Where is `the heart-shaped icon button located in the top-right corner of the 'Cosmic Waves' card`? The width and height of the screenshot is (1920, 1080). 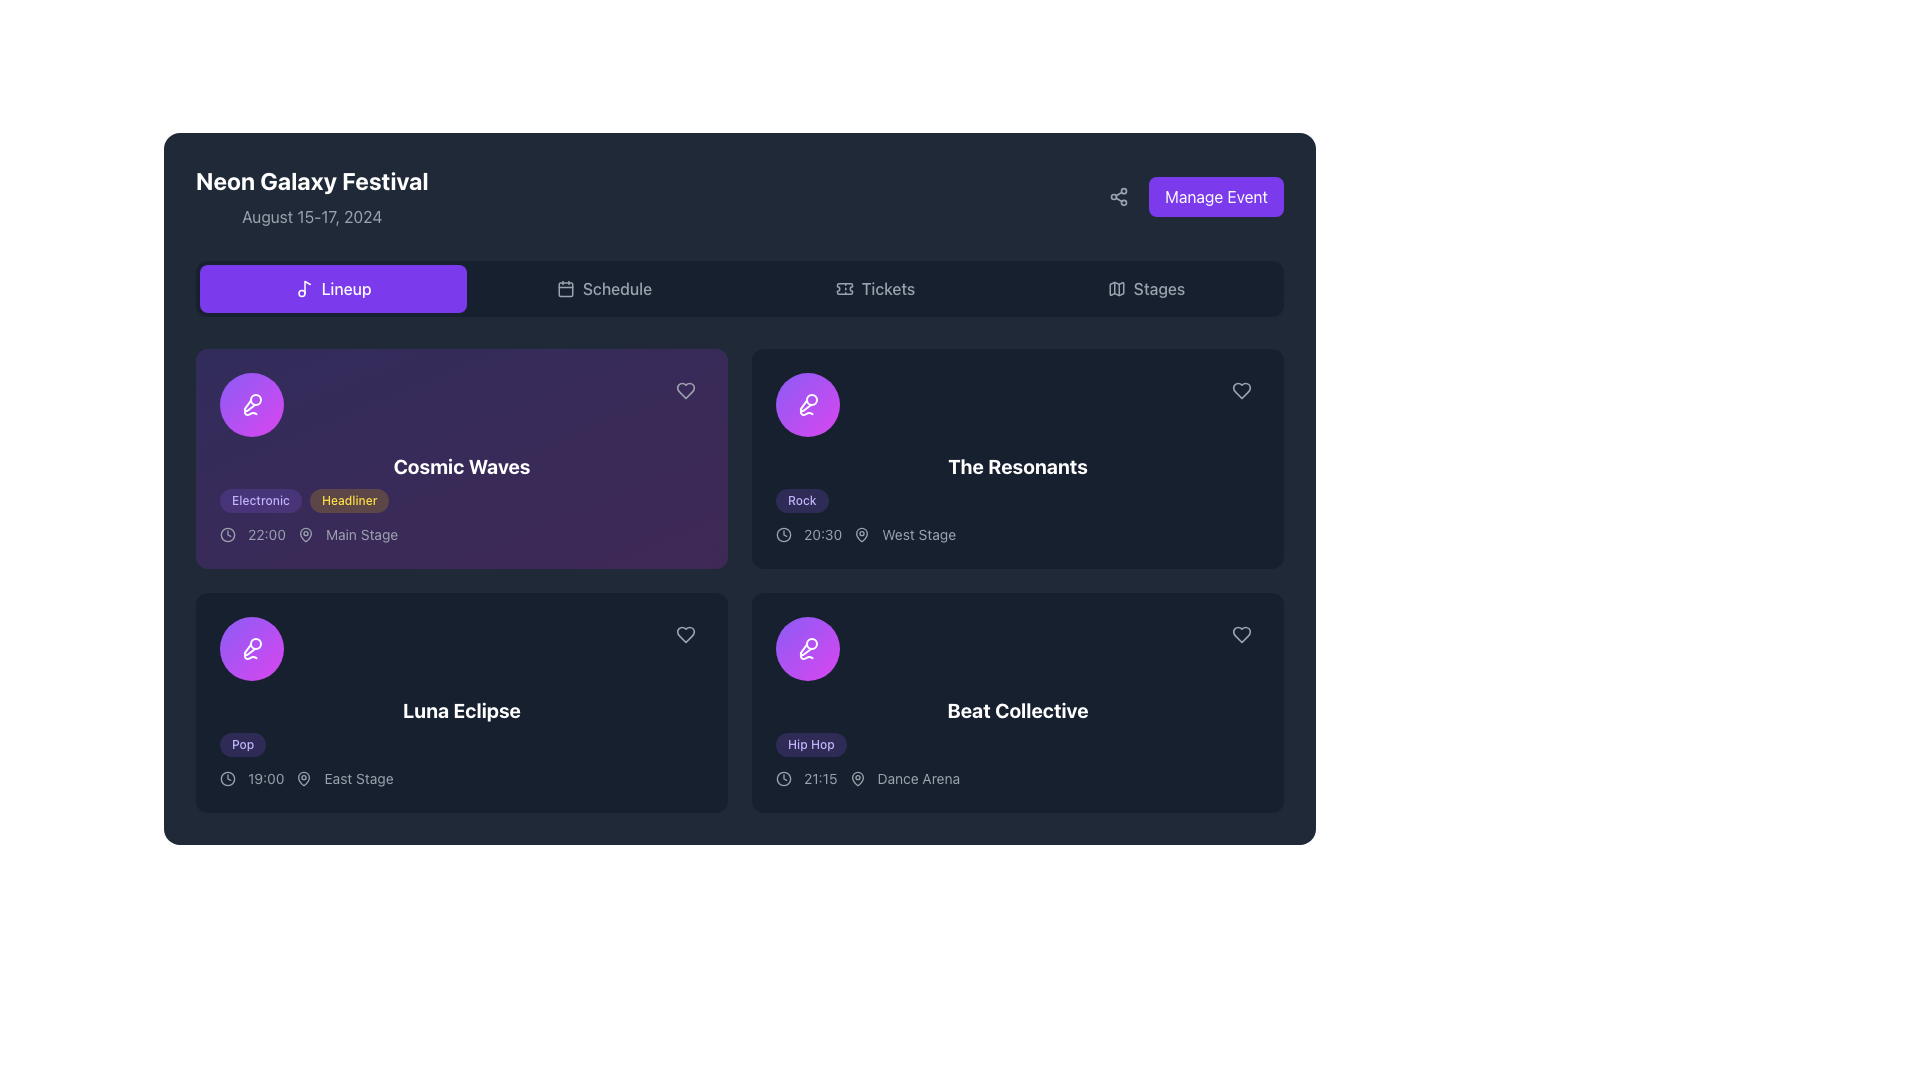
the heart-shaped icon button located in the top-right corner of the 'Cosmic Waves' card is located at coordinates (686, 390).